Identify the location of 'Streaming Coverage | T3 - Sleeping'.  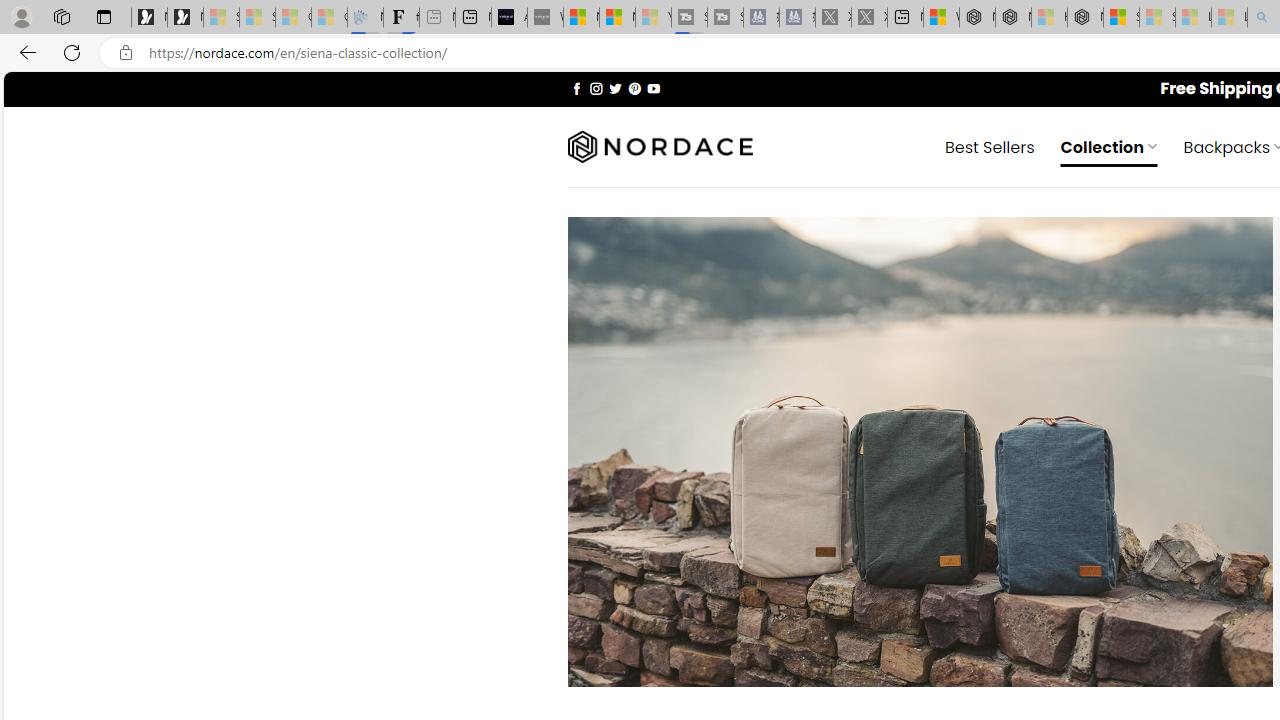
(689, 17).